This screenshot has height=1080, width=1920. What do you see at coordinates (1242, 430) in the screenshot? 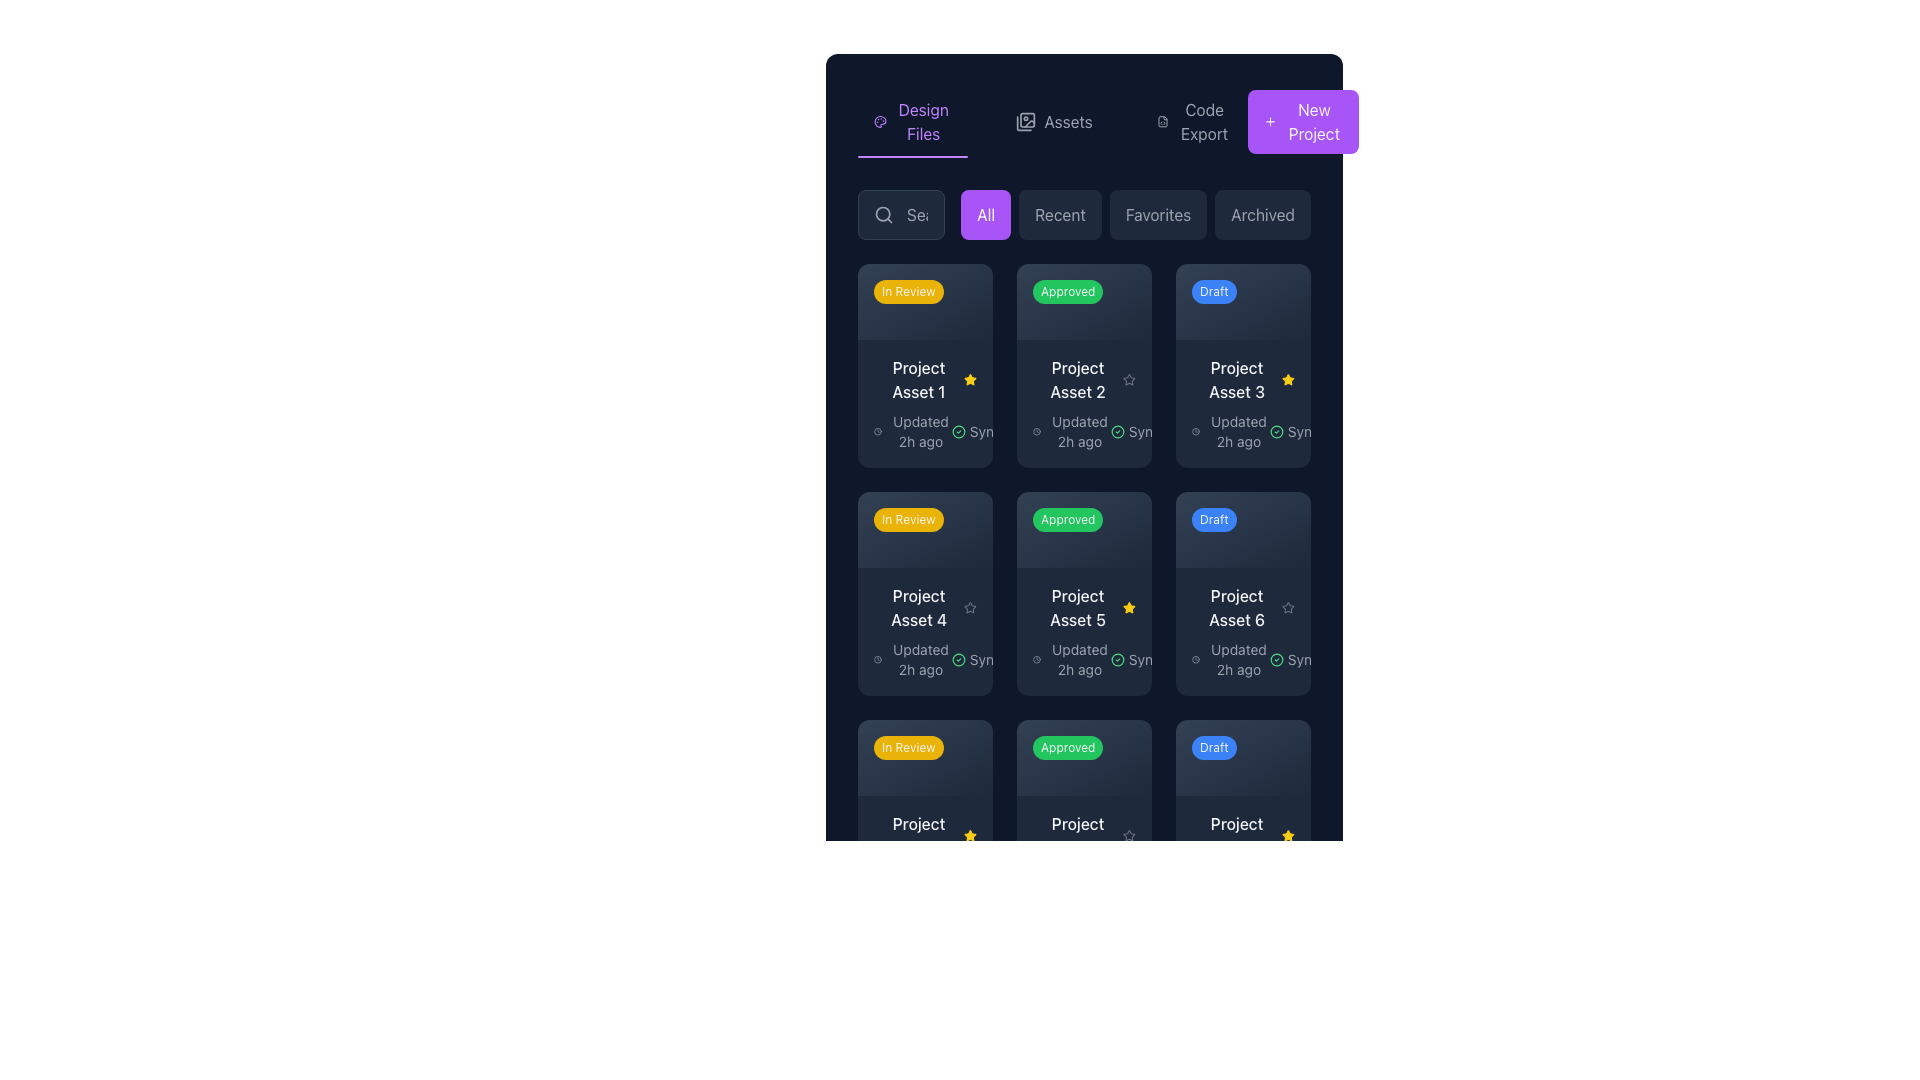
I see `the timestamp icon within the informational text 'Updated 2h ago Synced' located in the card labeled 'Project Asset 3'` at bounding box center [1242, 430].